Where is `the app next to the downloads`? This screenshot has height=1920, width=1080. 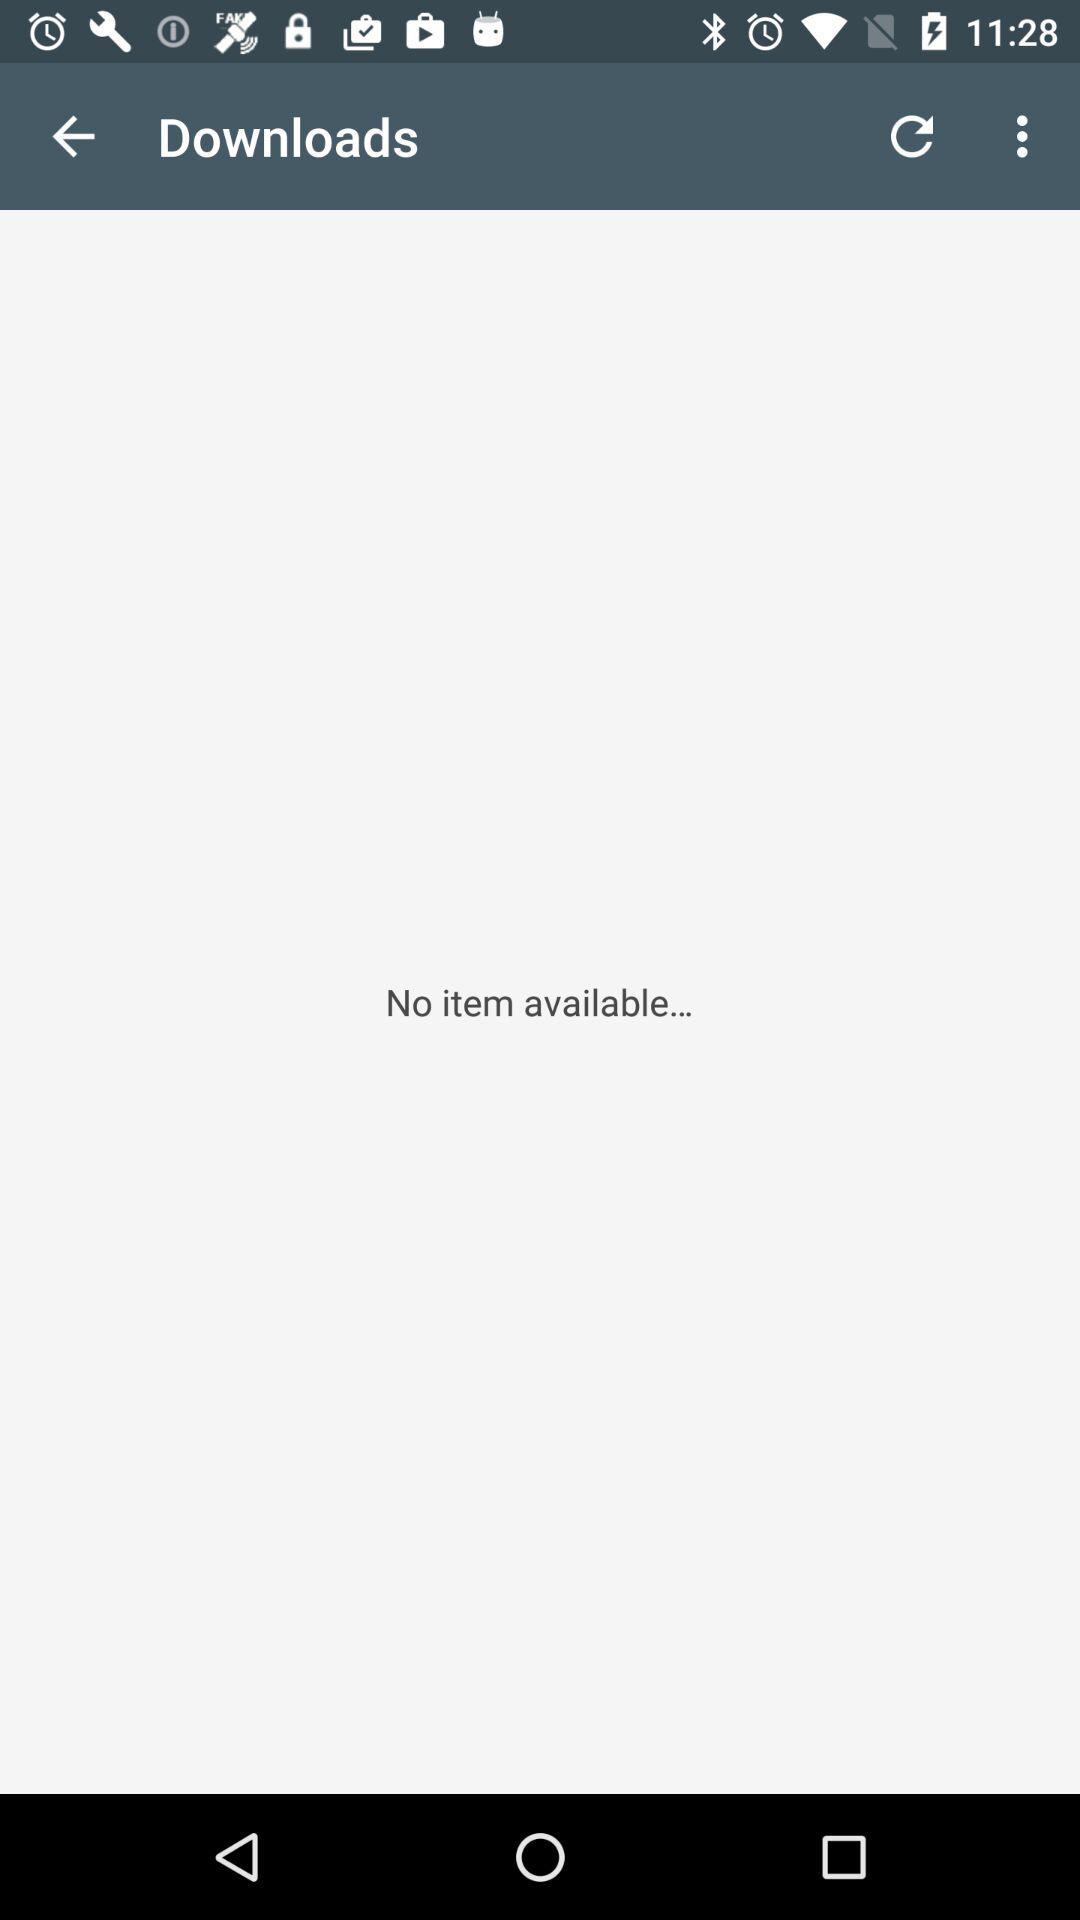
the app next to the downloads is located at coordinates (911, 135).